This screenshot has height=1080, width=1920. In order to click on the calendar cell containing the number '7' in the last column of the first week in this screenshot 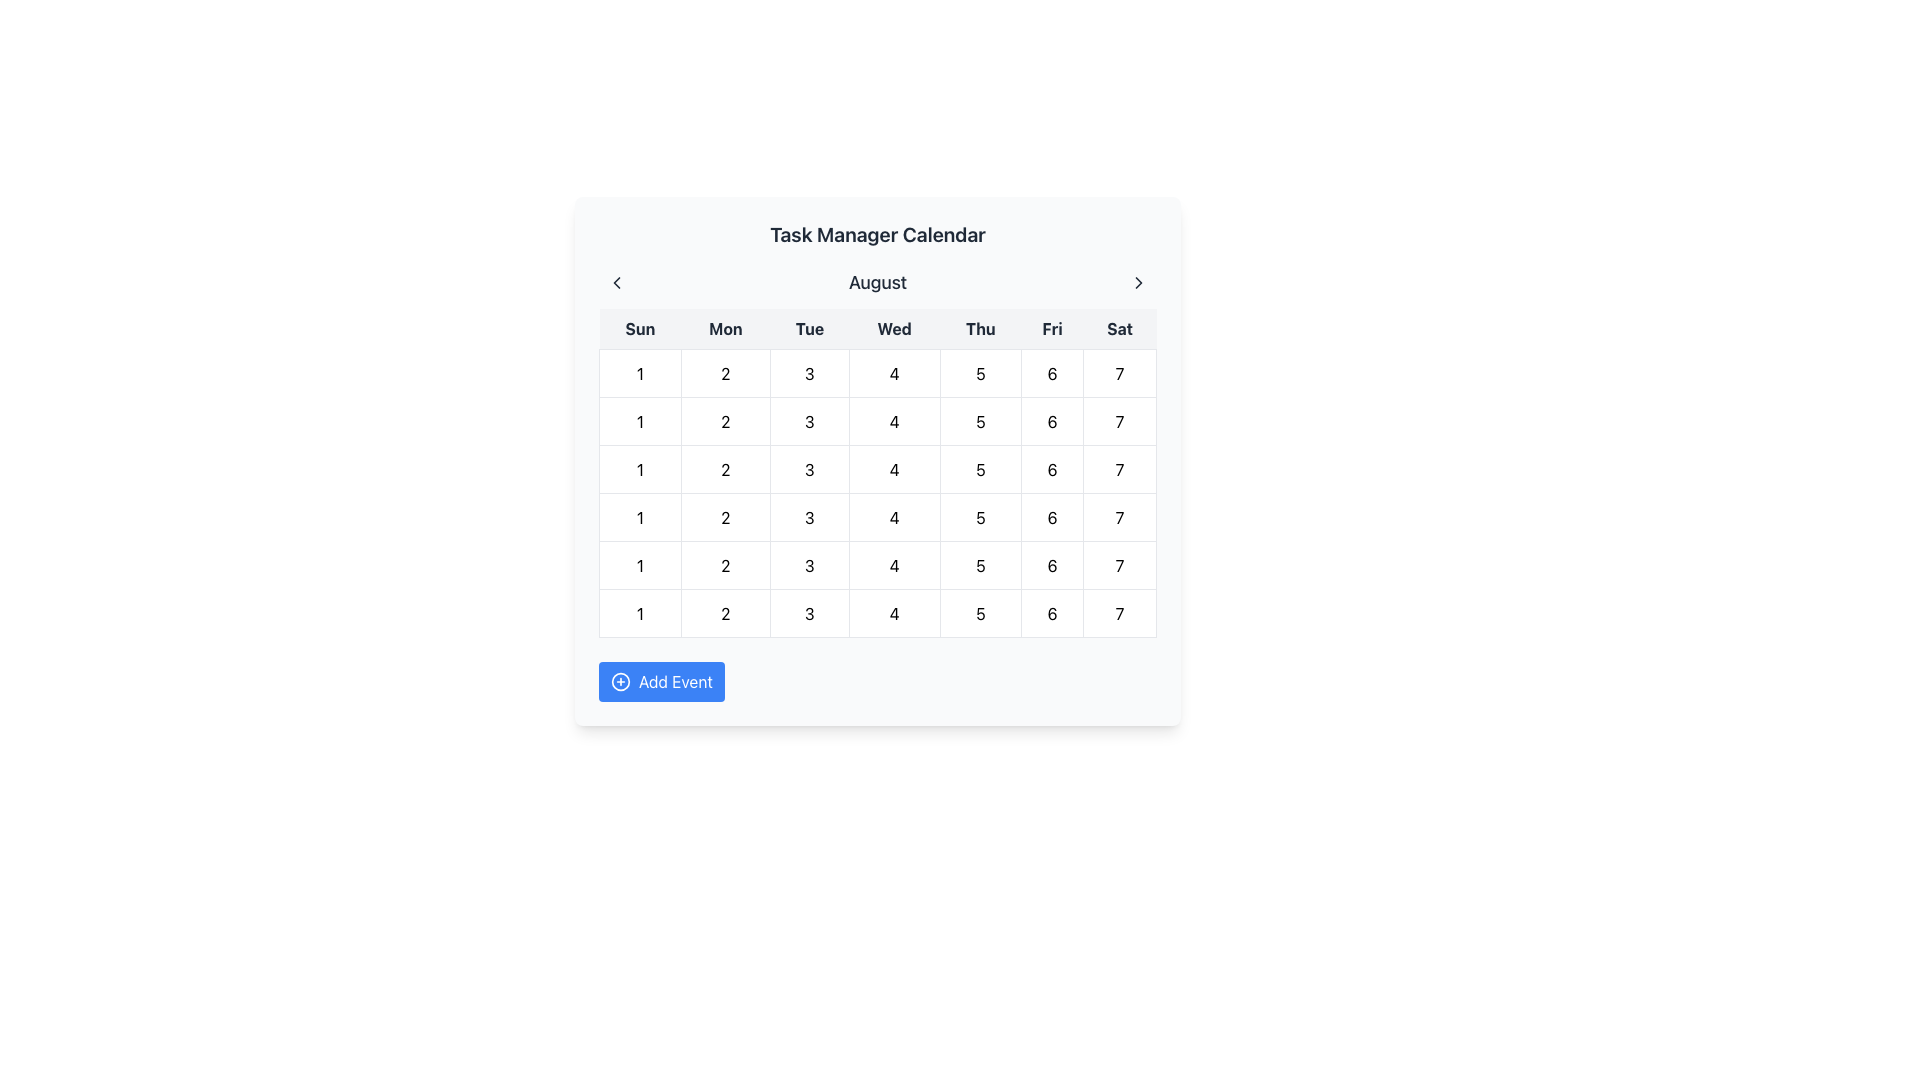, I will do `click(1120, 420)`.